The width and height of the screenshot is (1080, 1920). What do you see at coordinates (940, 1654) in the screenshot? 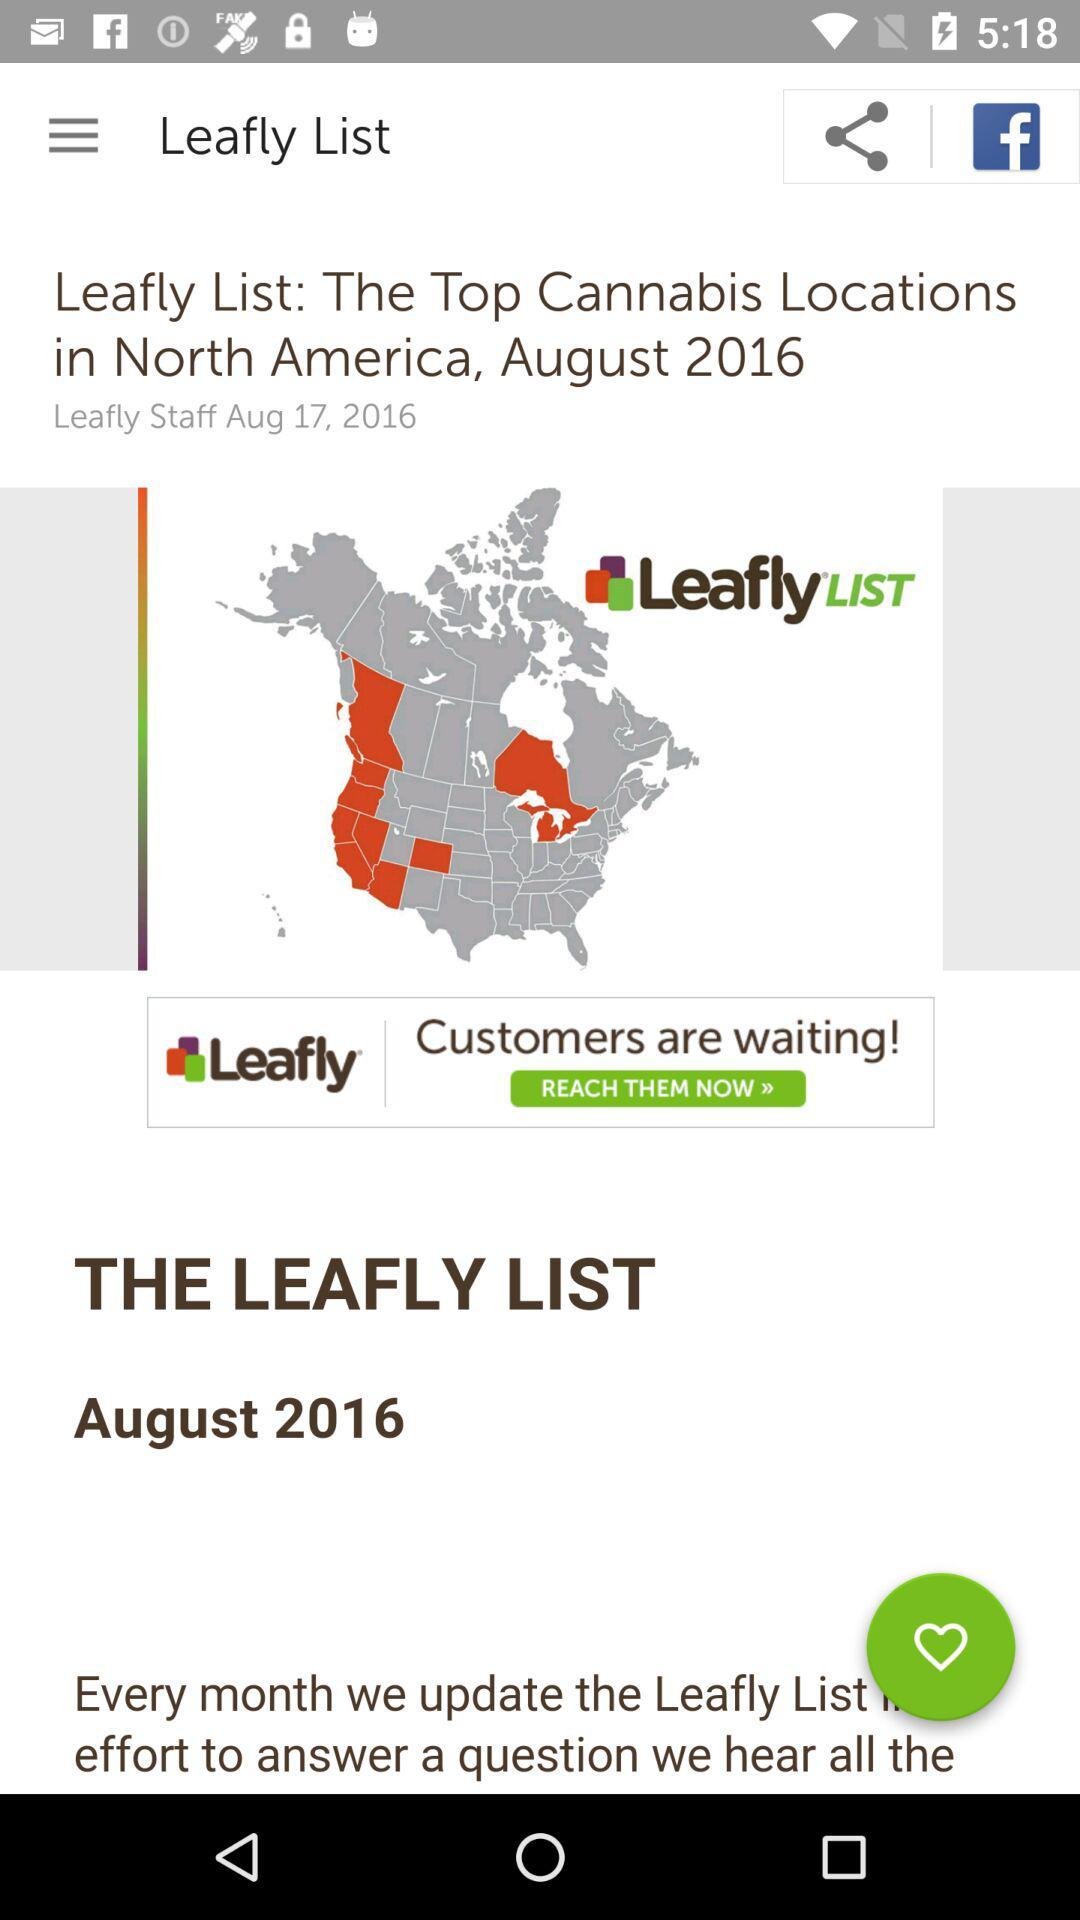
I see `the favorite icon` at bounding box center [940, 1654].